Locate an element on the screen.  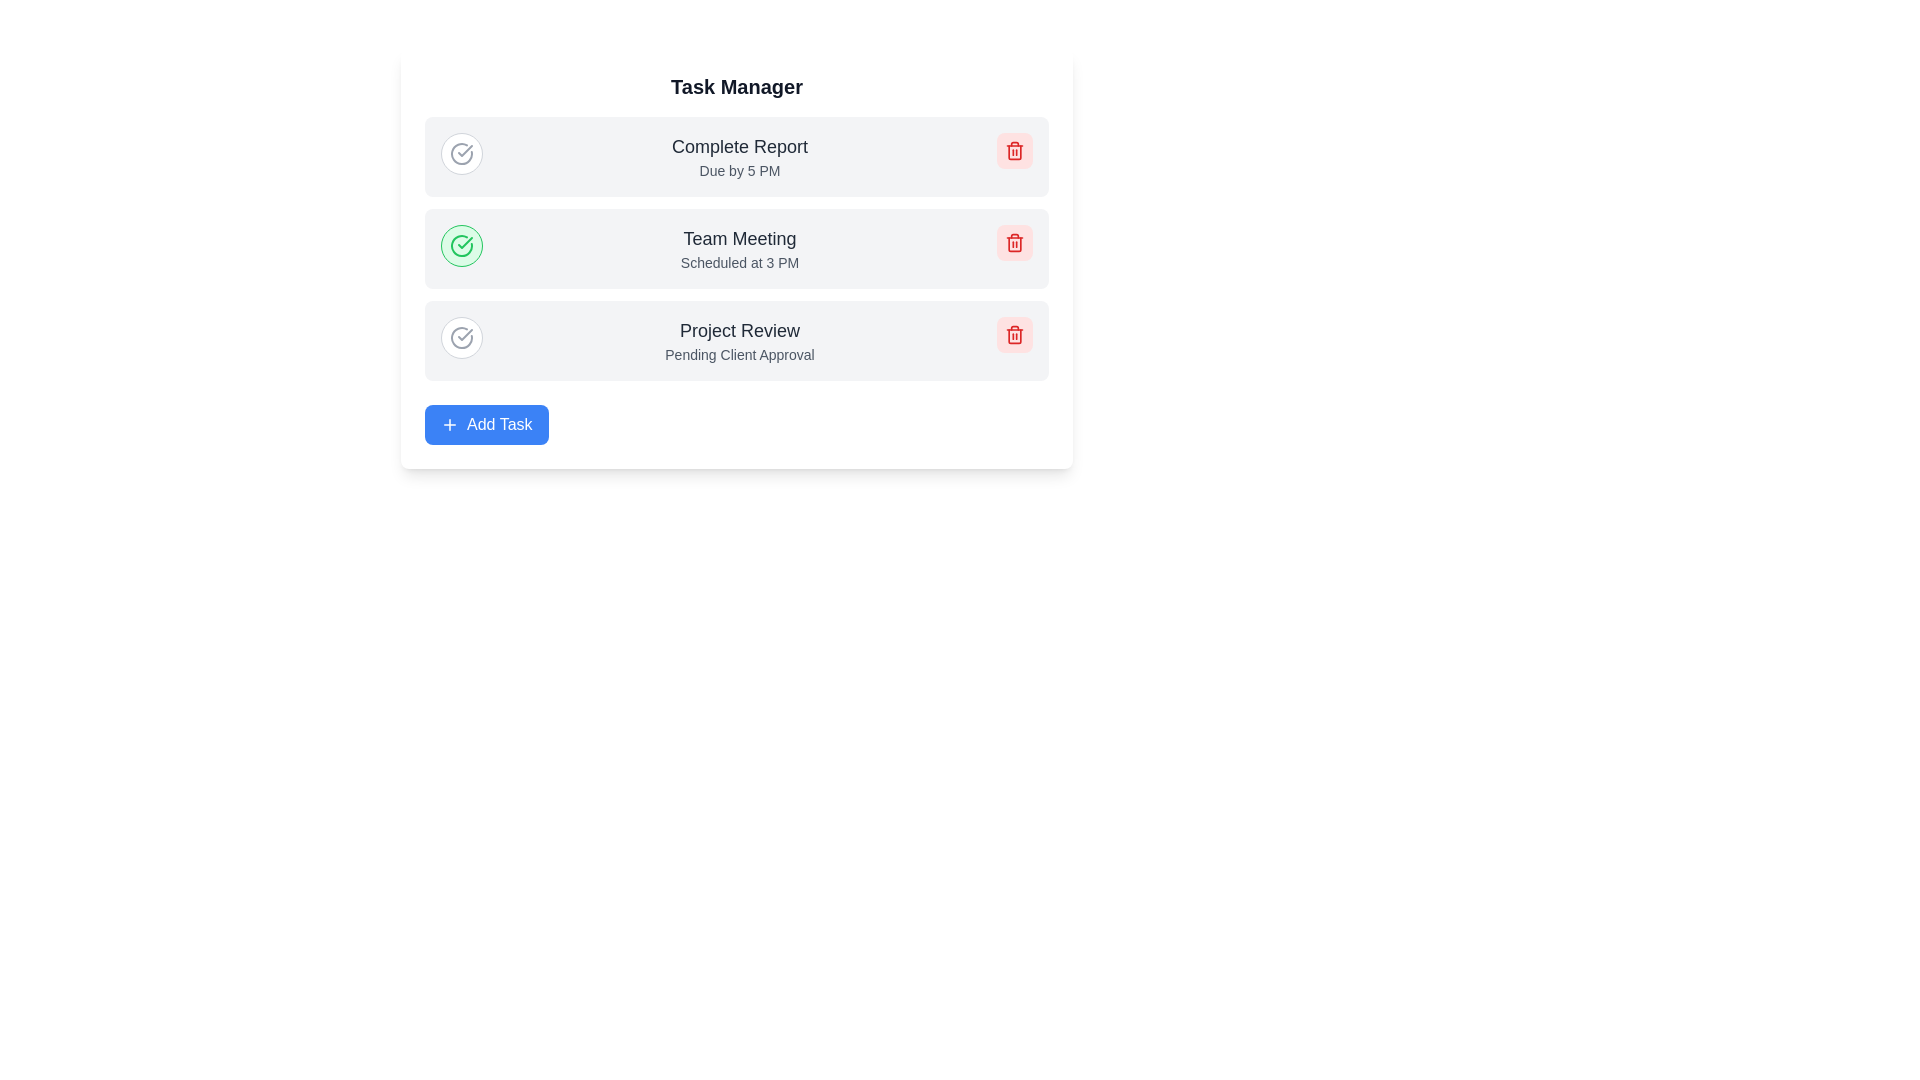
details of the 'Team Meeting' task card, which is the second entry in the vertical list of task items, identified by its light gray background, green check icon, and red trash icon is located at coordinates (736, 248).